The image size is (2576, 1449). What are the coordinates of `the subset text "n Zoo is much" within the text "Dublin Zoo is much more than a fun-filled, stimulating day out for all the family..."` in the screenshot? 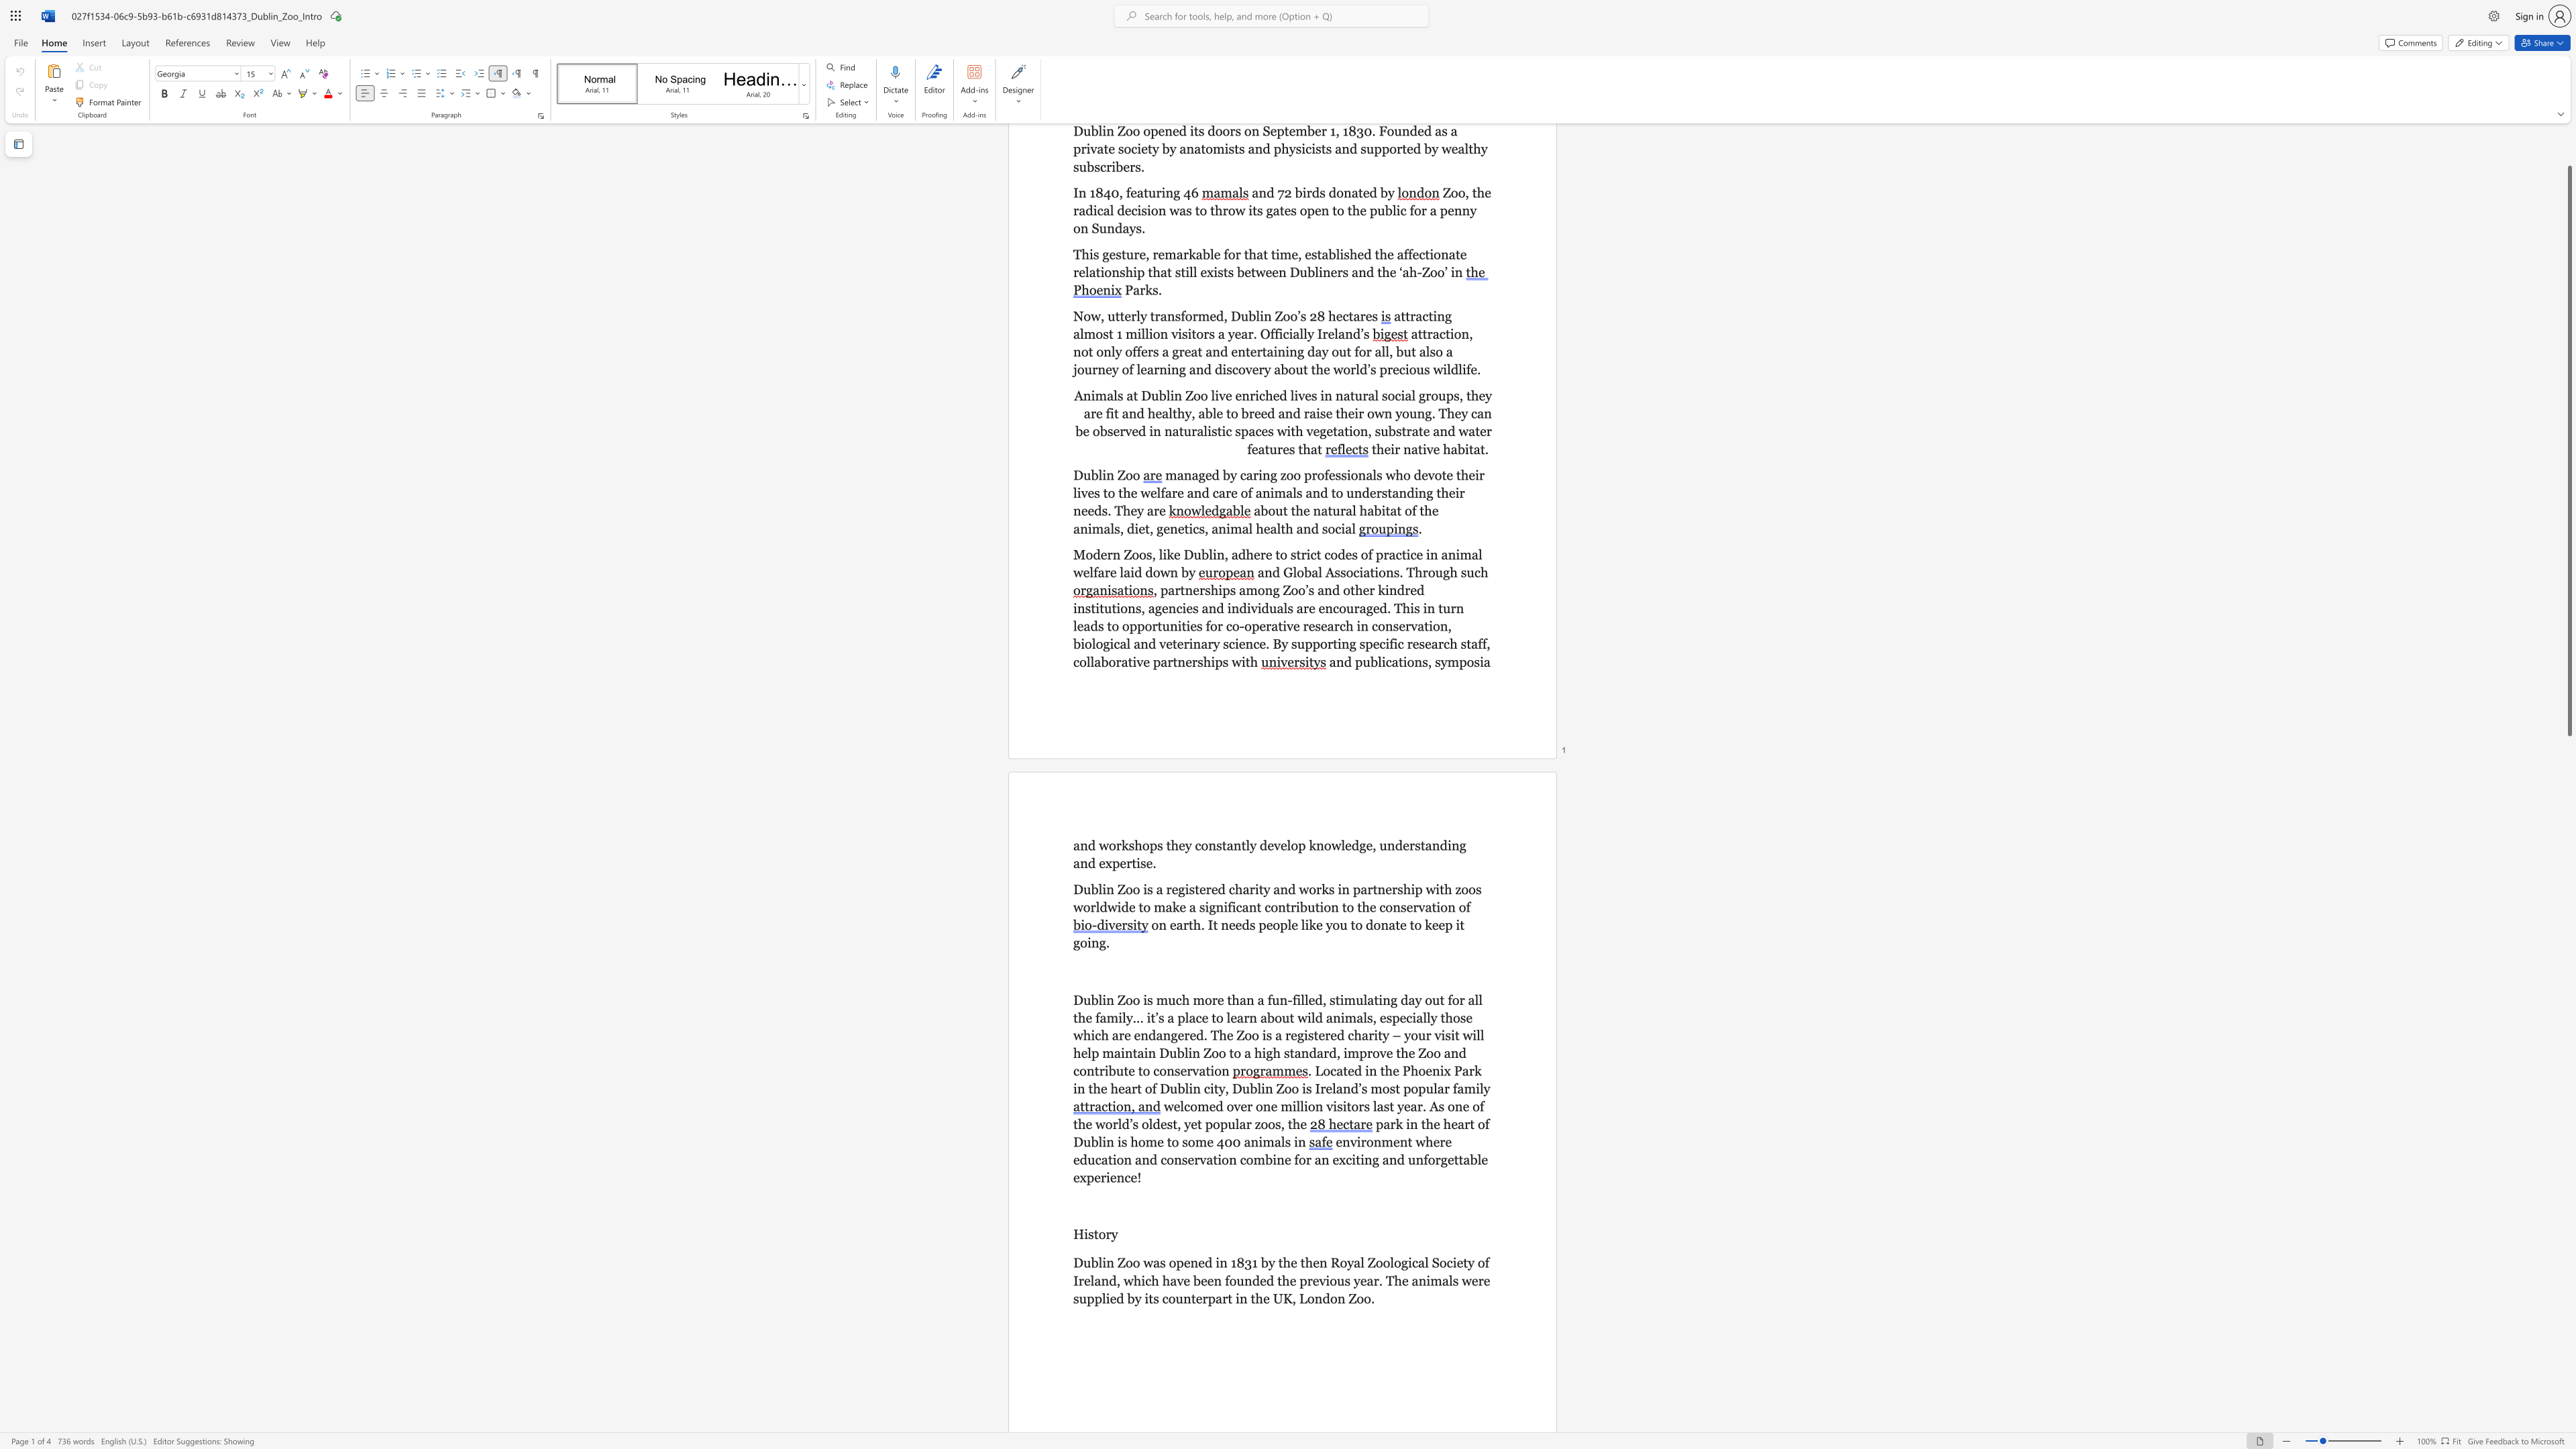 It's located at (1106, 998).